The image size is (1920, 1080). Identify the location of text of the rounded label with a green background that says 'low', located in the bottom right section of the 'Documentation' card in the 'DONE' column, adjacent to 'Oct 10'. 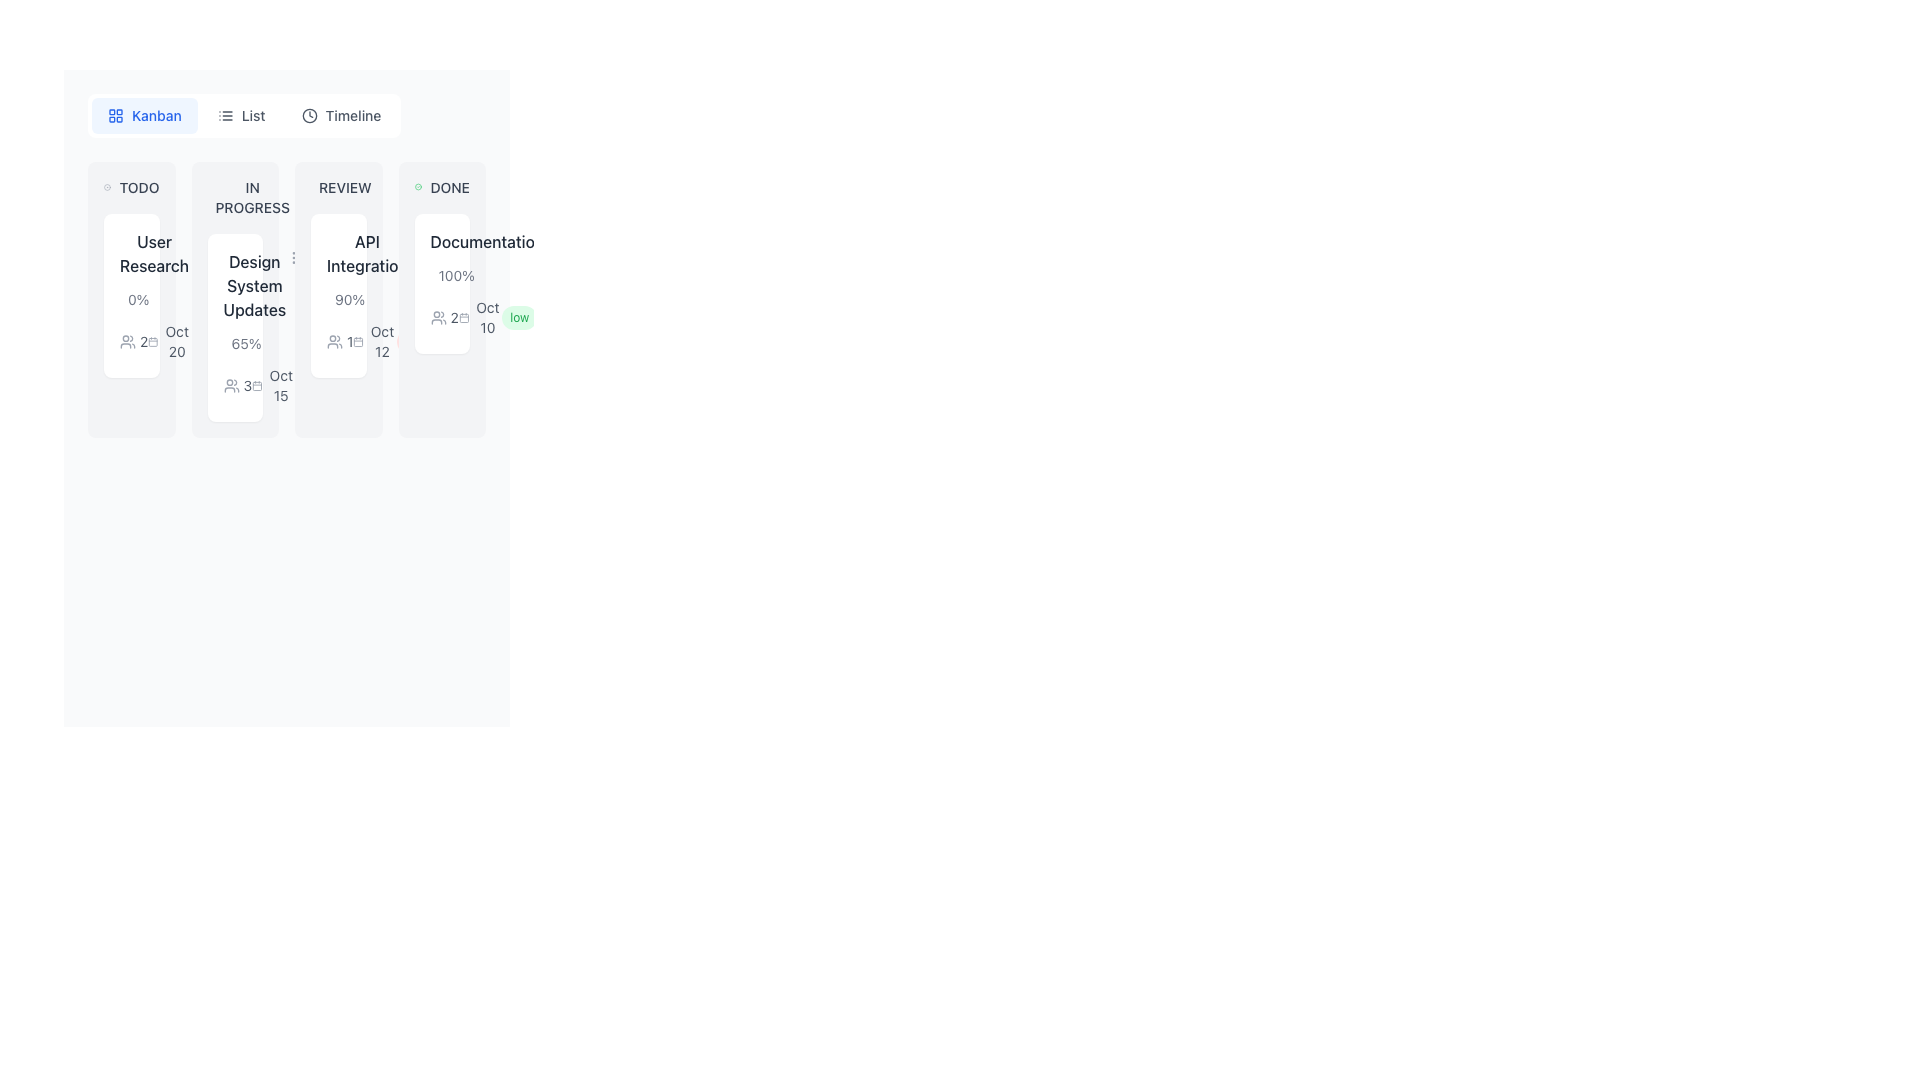
(519, 316).